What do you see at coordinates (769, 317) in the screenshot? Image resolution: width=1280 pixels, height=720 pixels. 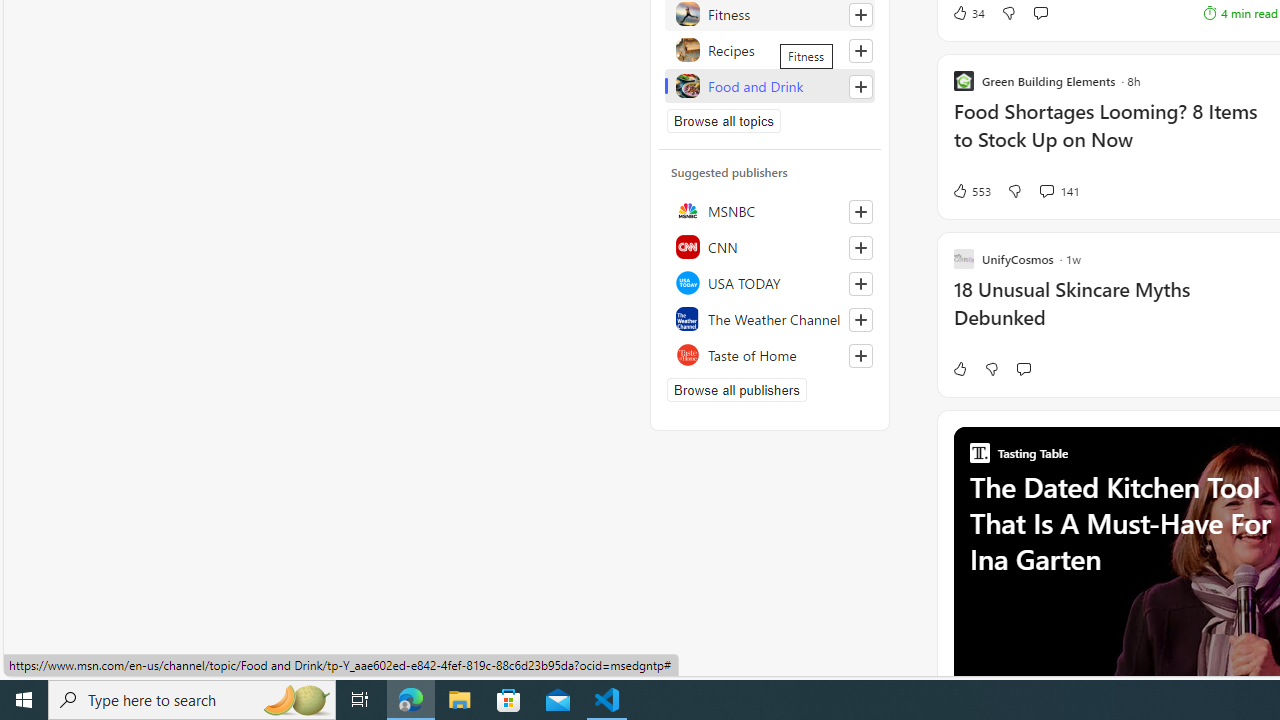 I see `'The Weather Channel'` at bounding box center [769, 317].